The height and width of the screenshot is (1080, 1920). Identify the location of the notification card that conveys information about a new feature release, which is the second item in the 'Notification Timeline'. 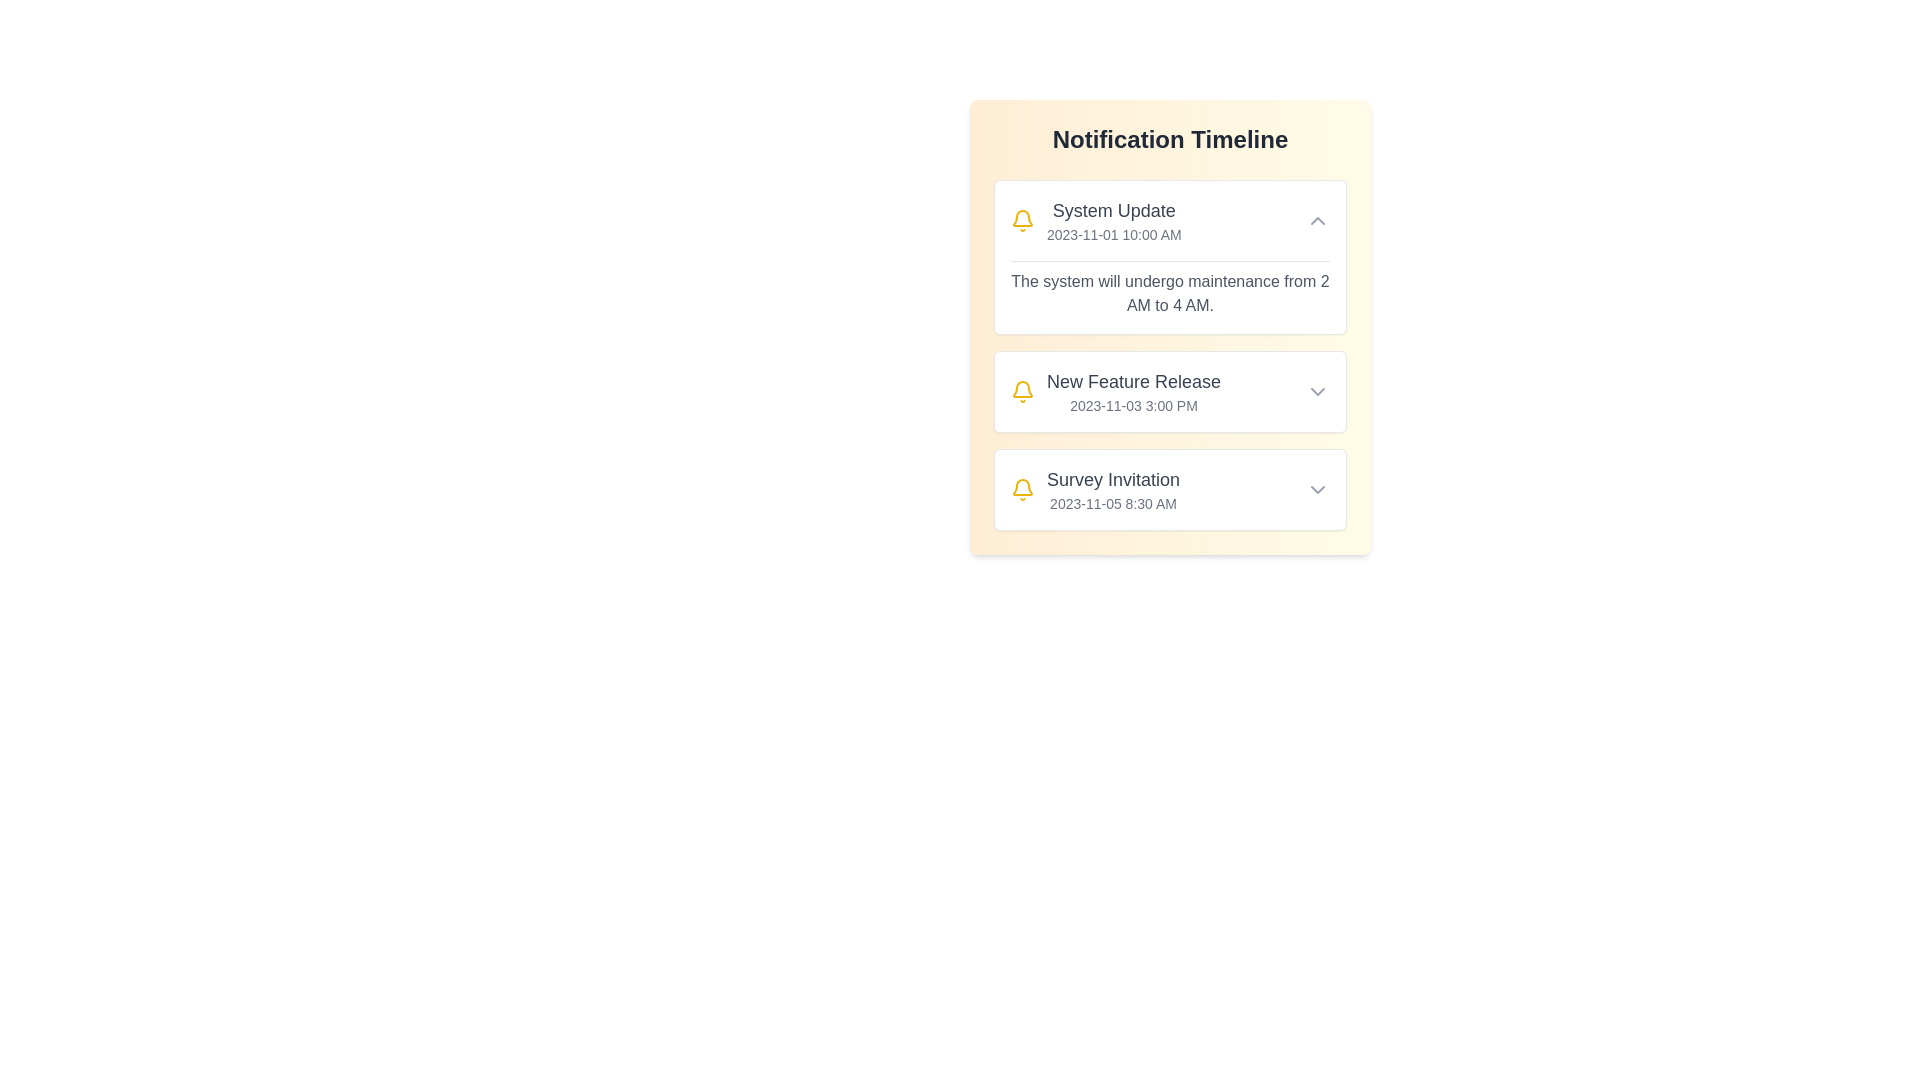
(1170, 354).